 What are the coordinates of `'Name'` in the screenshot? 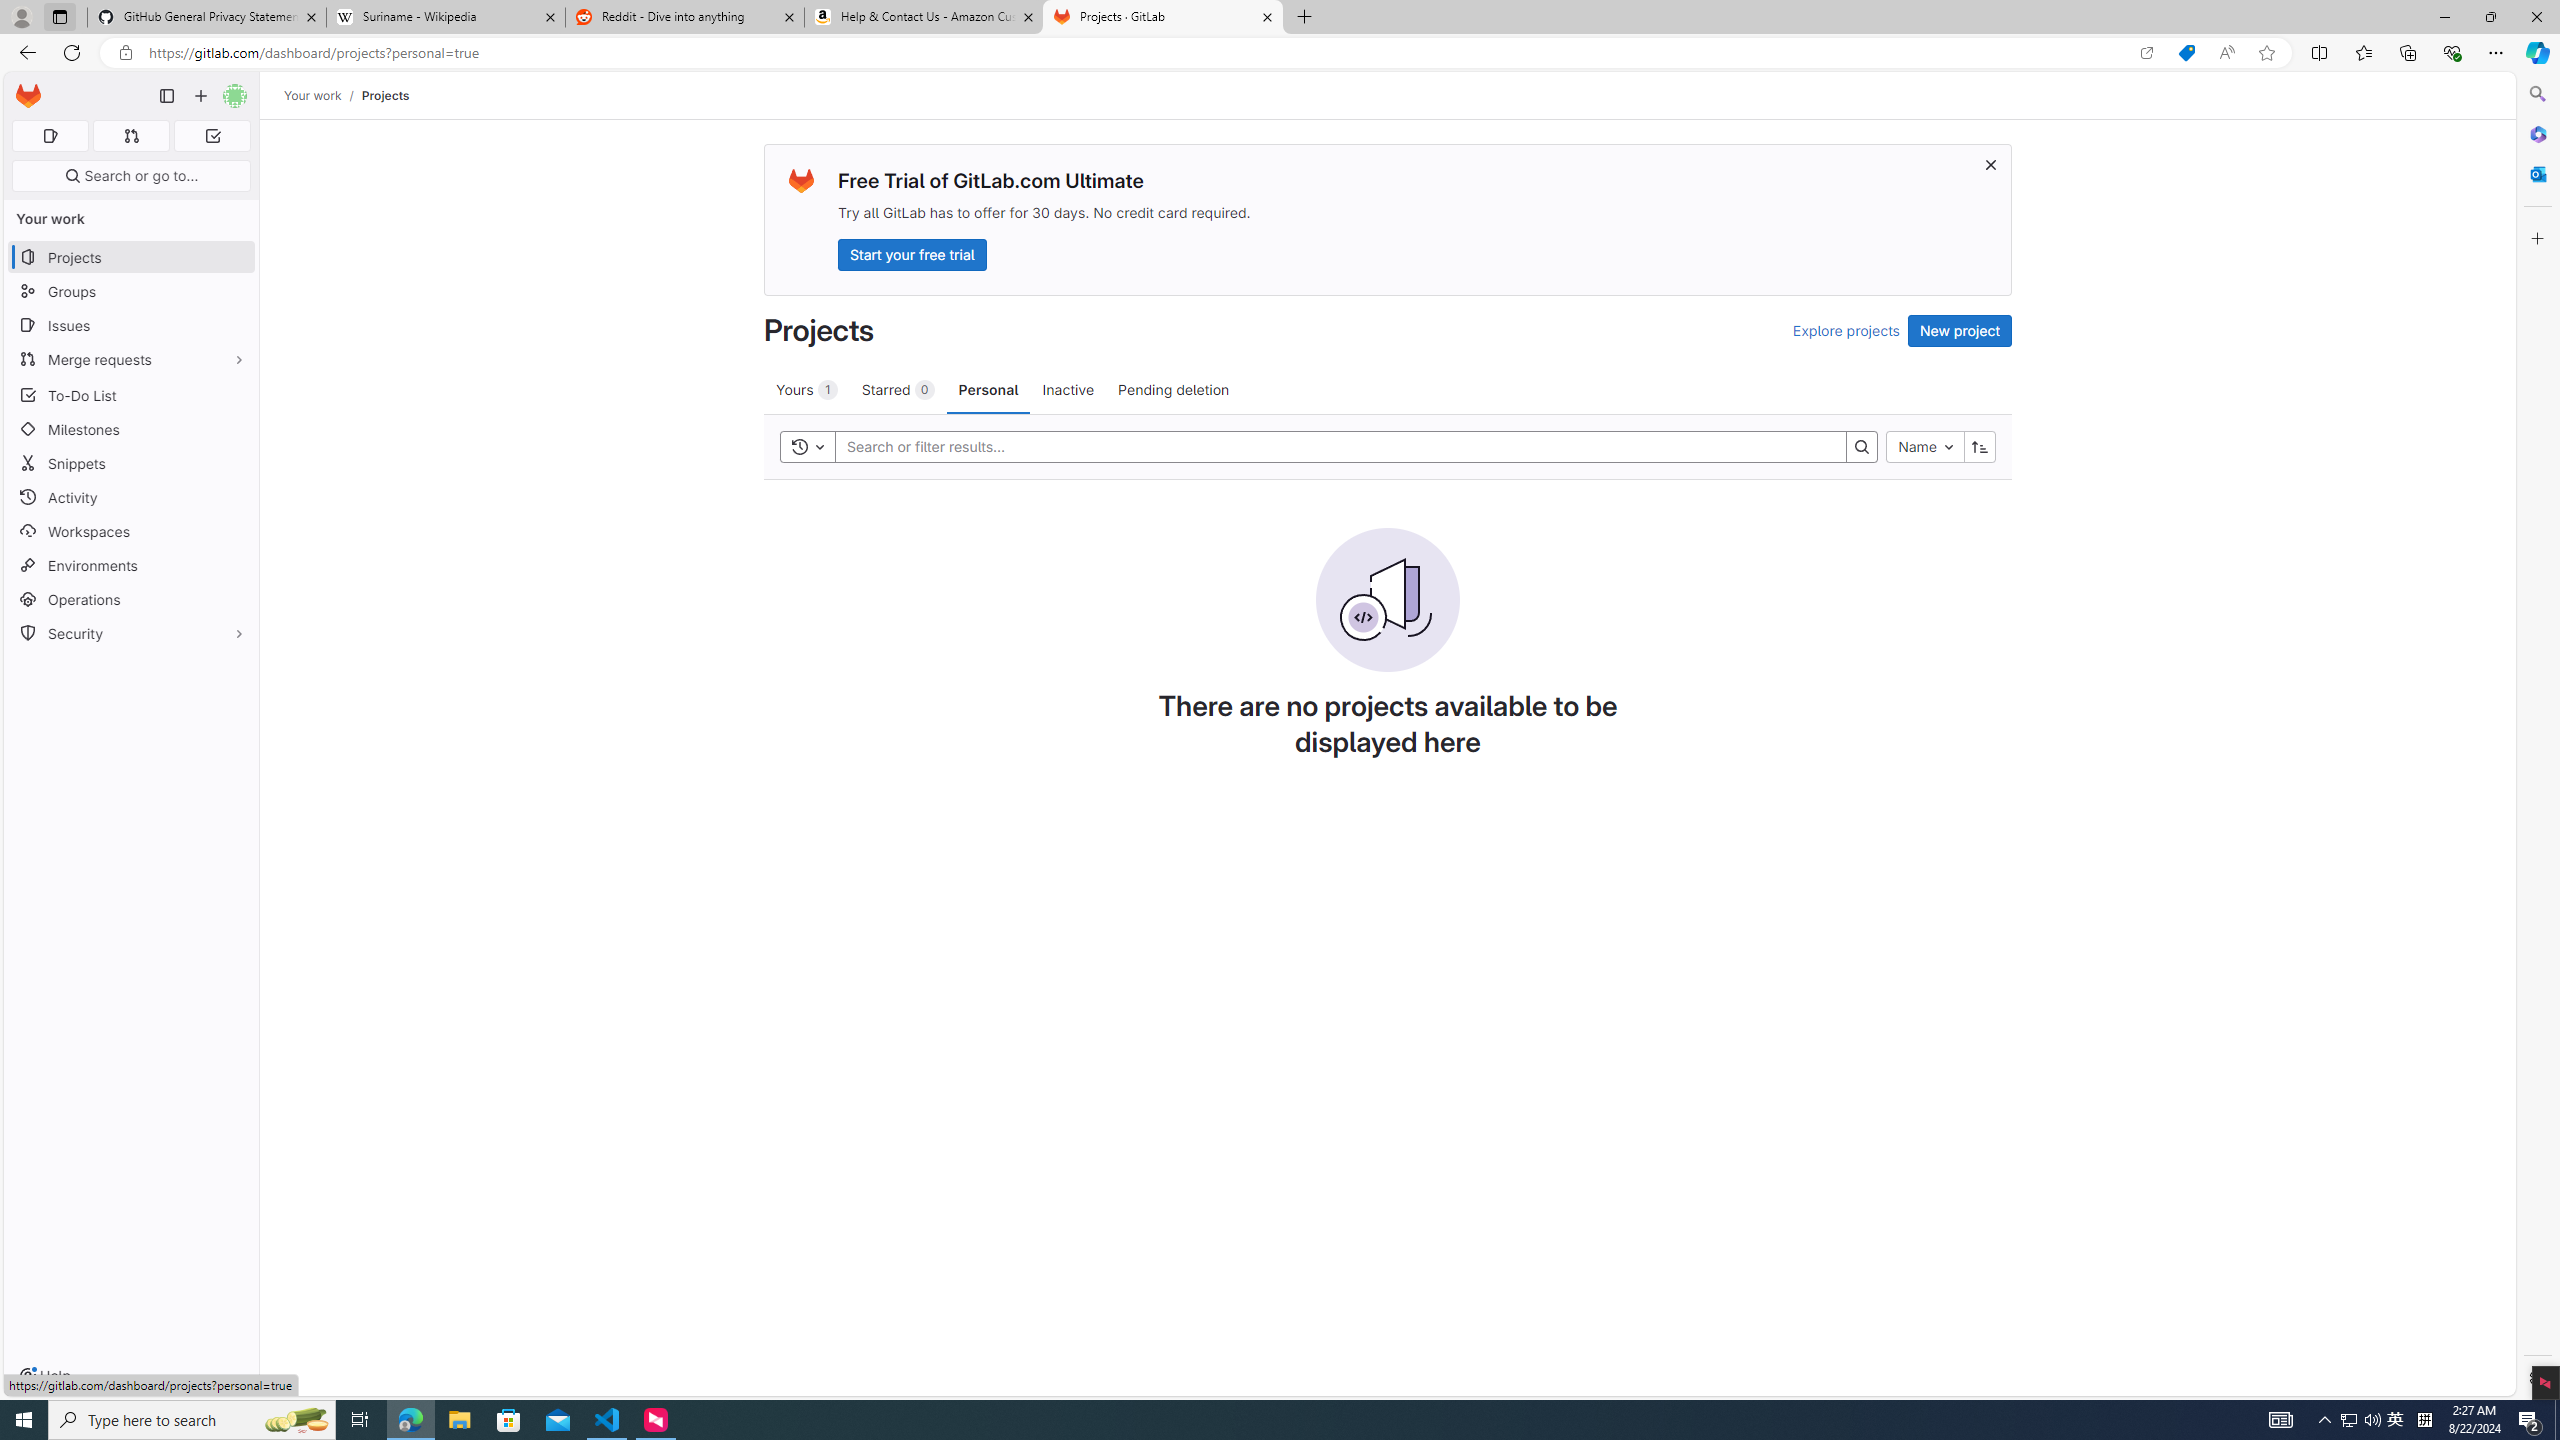 It's located at (1925, 447).